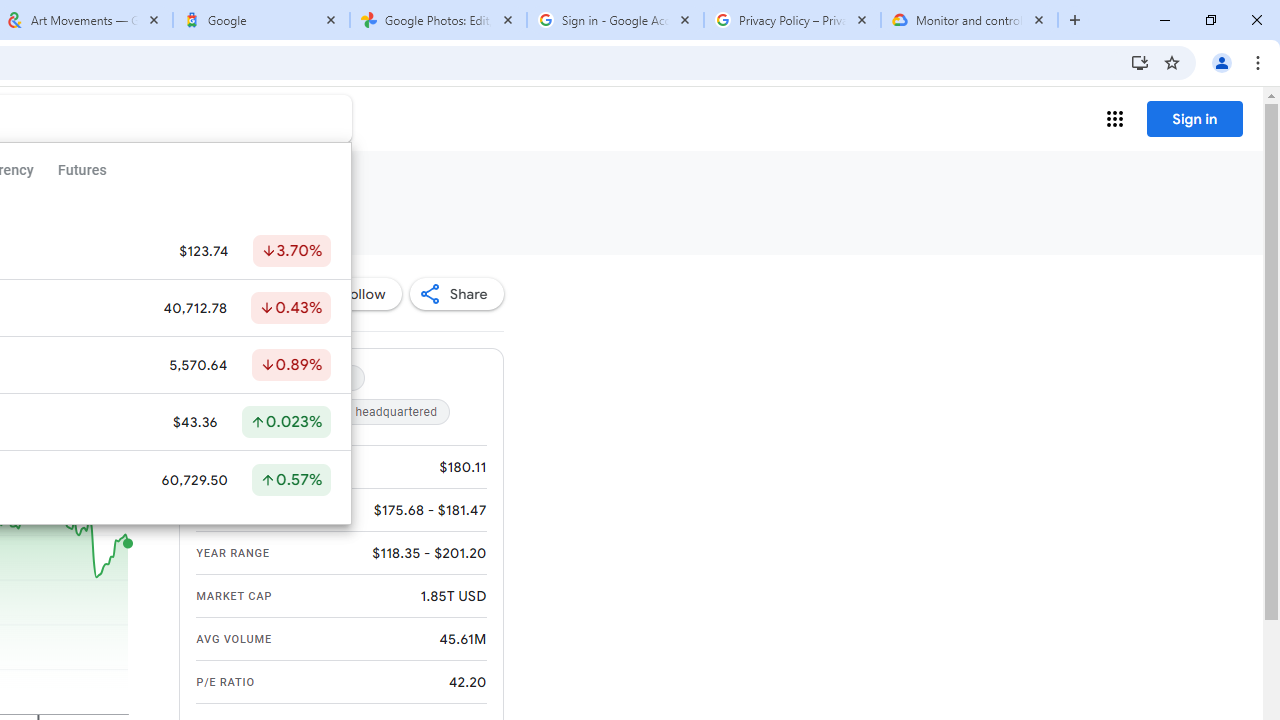 This screenshot has height=720, width=1280. What do you see at coordinates (614, 20) in the screenshot?
I see `'Sign in - Google Accounts'` at bounding box center [614, 20].